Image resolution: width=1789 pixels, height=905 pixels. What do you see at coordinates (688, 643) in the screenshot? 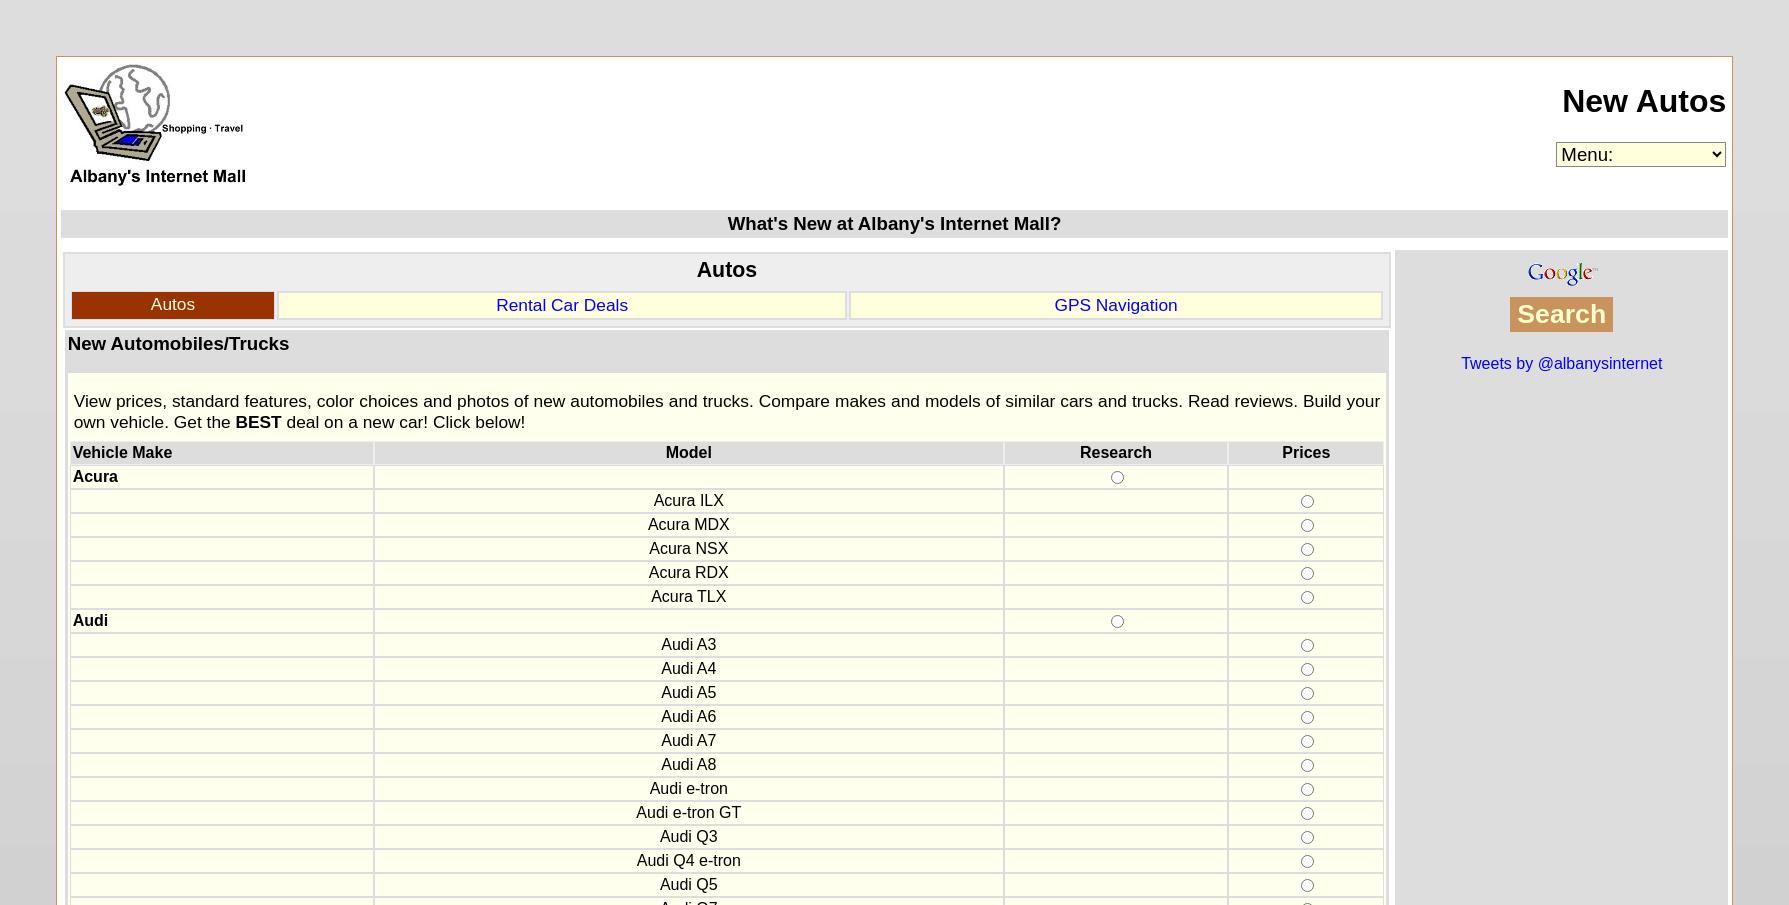
I see `'Audi A3'` at bounding box center [688, 643].